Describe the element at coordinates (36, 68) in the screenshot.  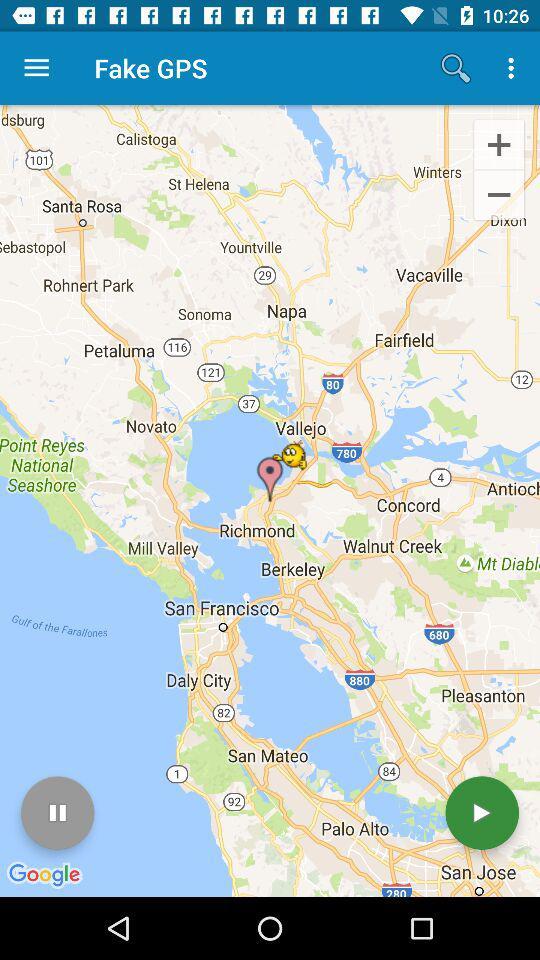
I see `the icon next to the fake gps icon` at that location.